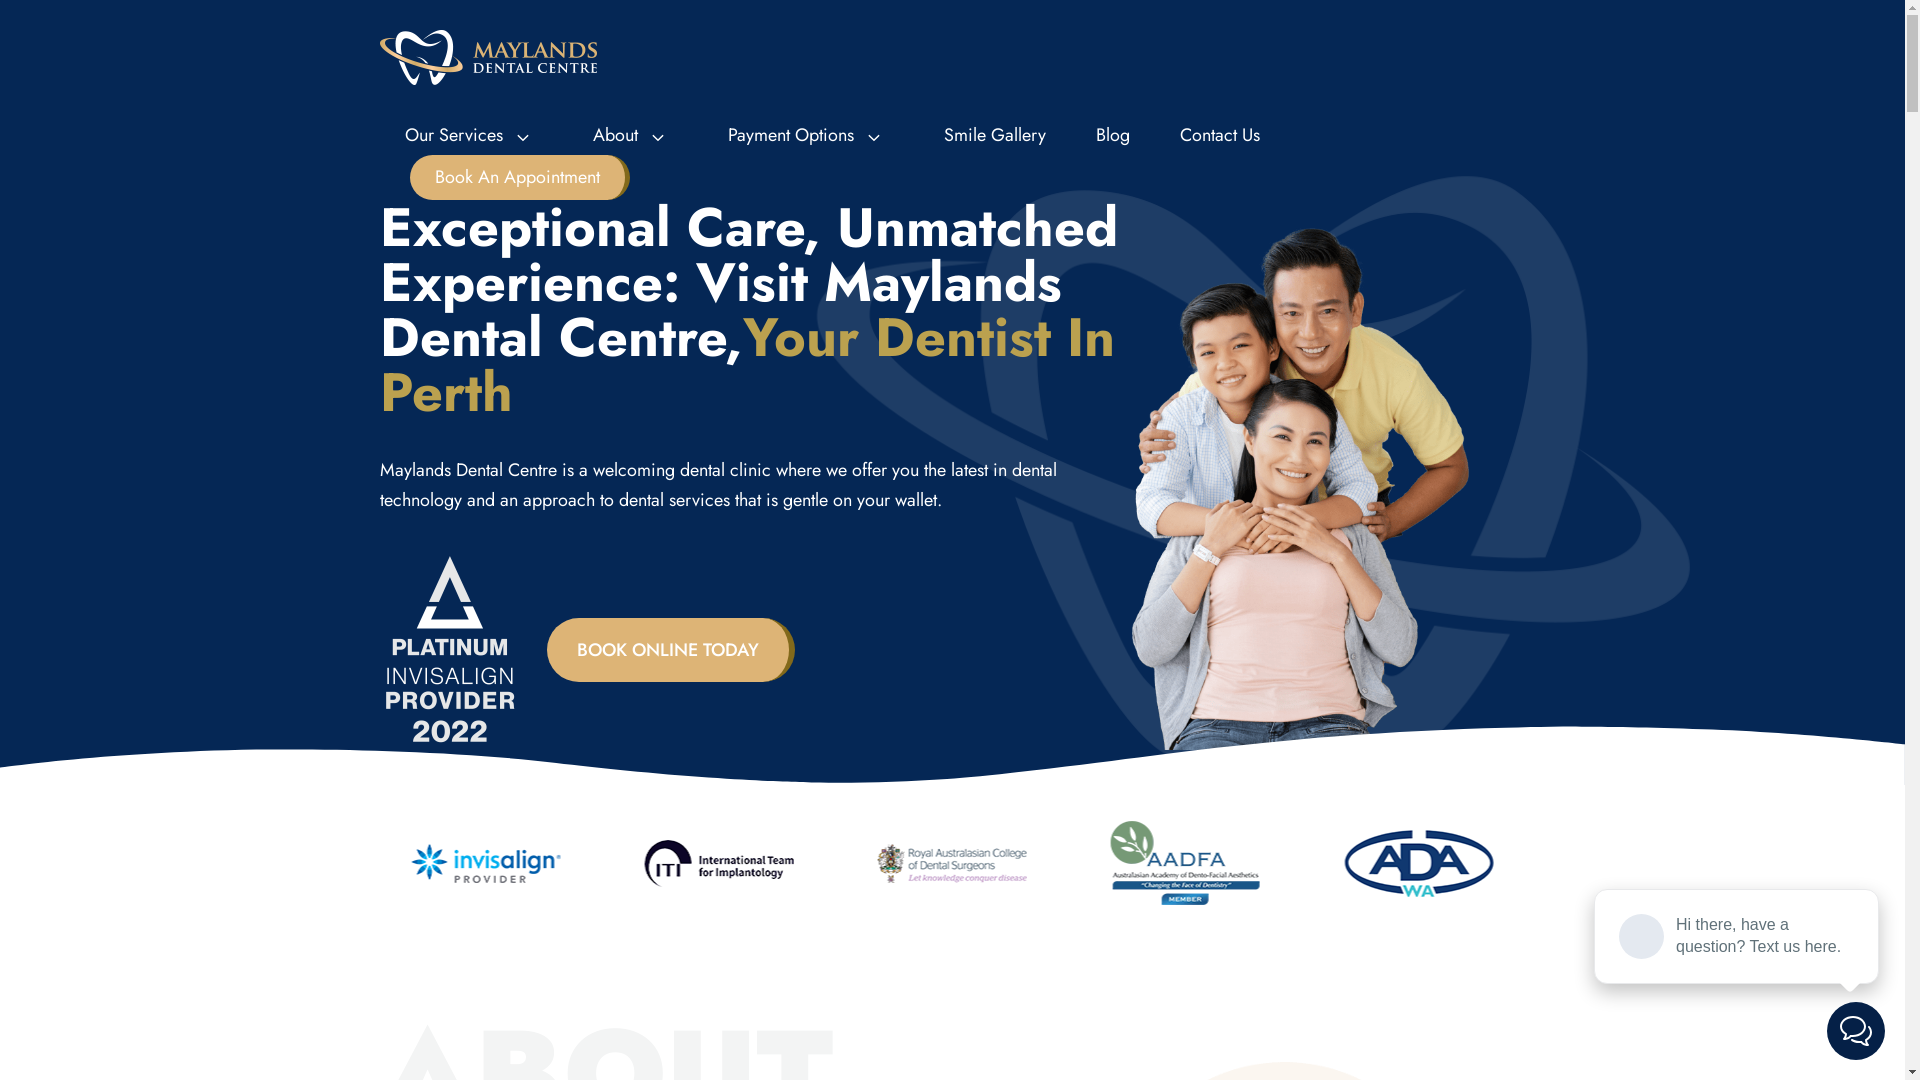 The width and height of the screenshot is (1920, 1080). Describe the element at coordinates (1069, 135) in the screenshot. I see `'Blog'` at that location.